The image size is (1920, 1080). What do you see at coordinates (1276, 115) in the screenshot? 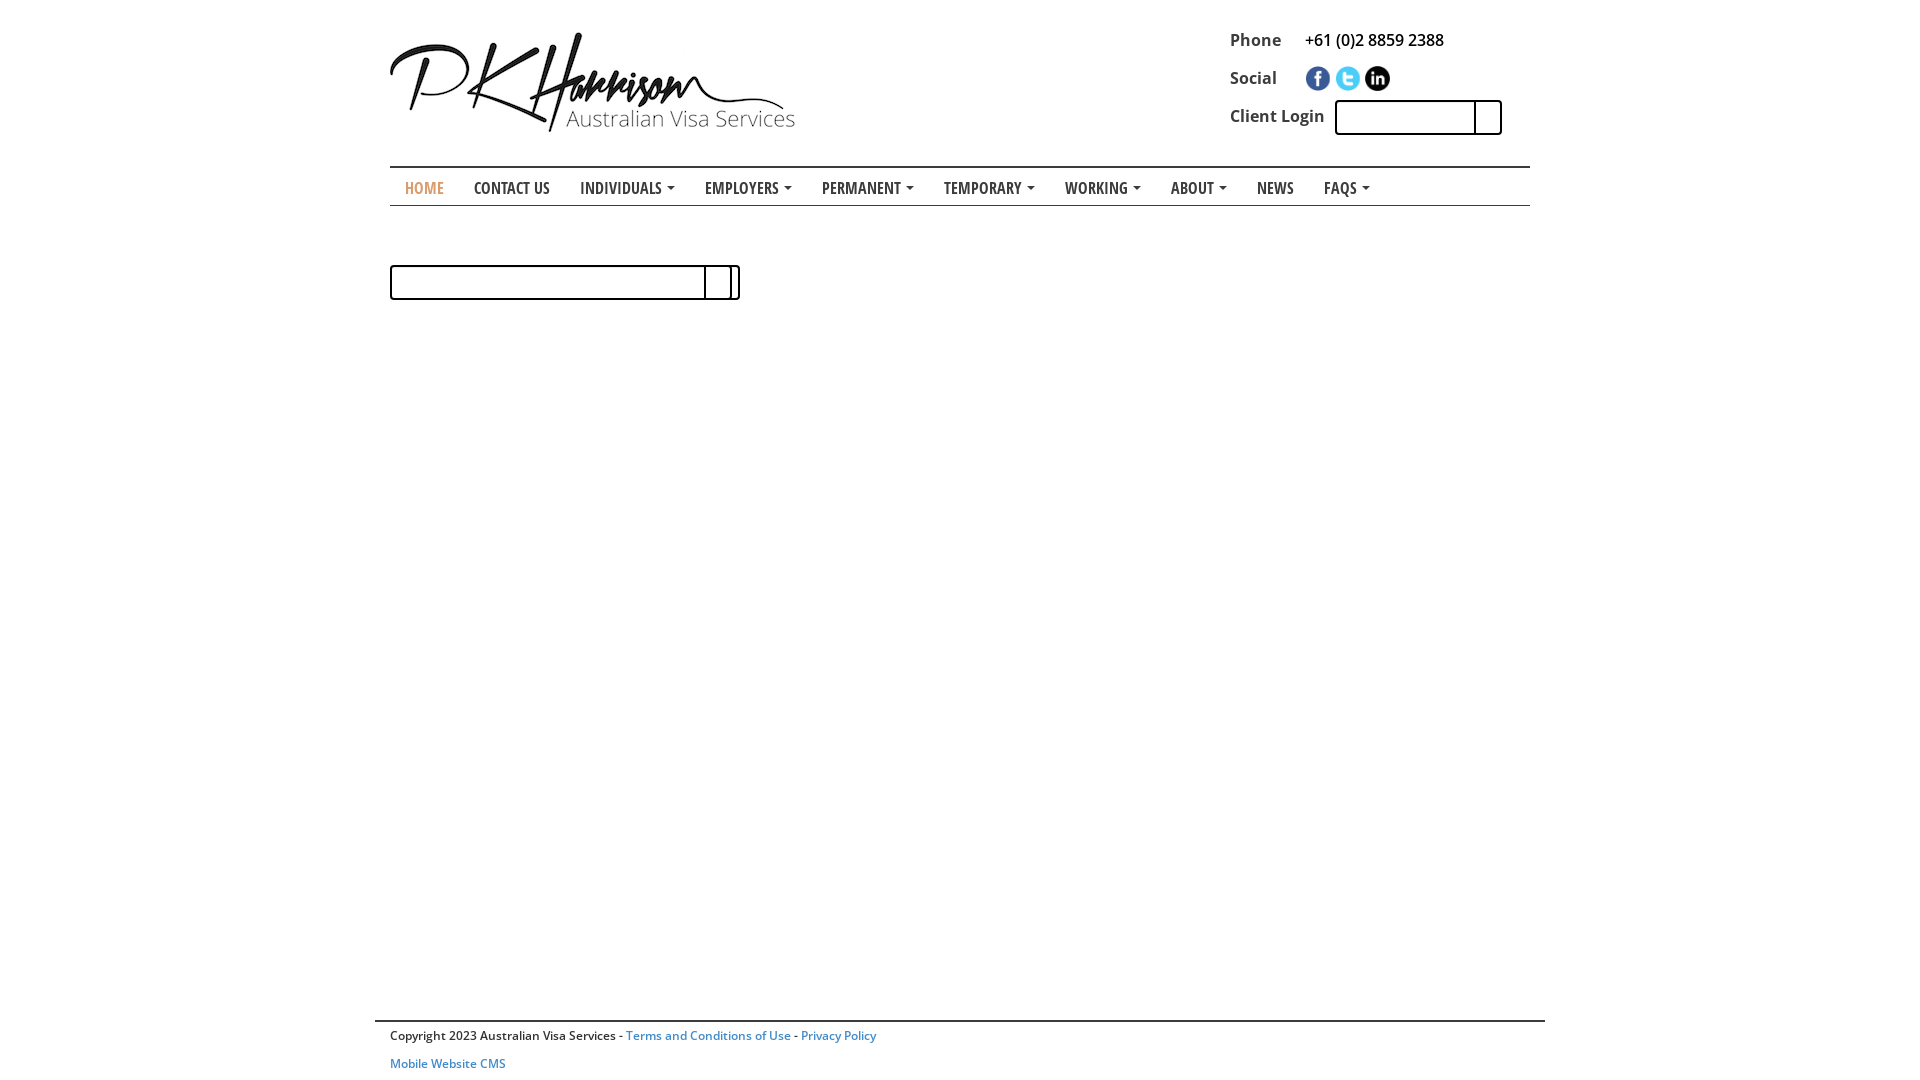
I see `'Client Login'` at bounding box center [1276, 115].